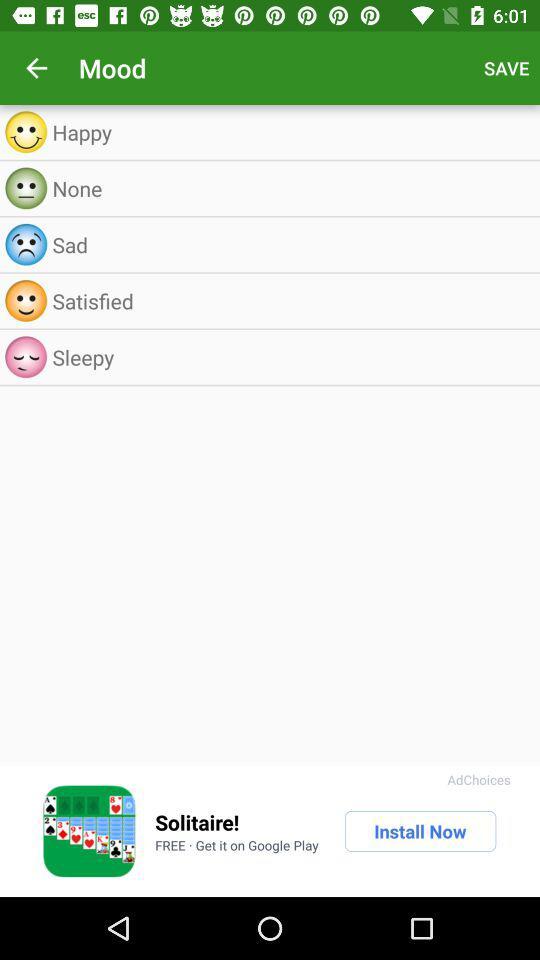 The height and width of the screenshot is (960, 540). Describe the element at coordinates (290, 131) in the screenshot. I see `happy item` at that location.